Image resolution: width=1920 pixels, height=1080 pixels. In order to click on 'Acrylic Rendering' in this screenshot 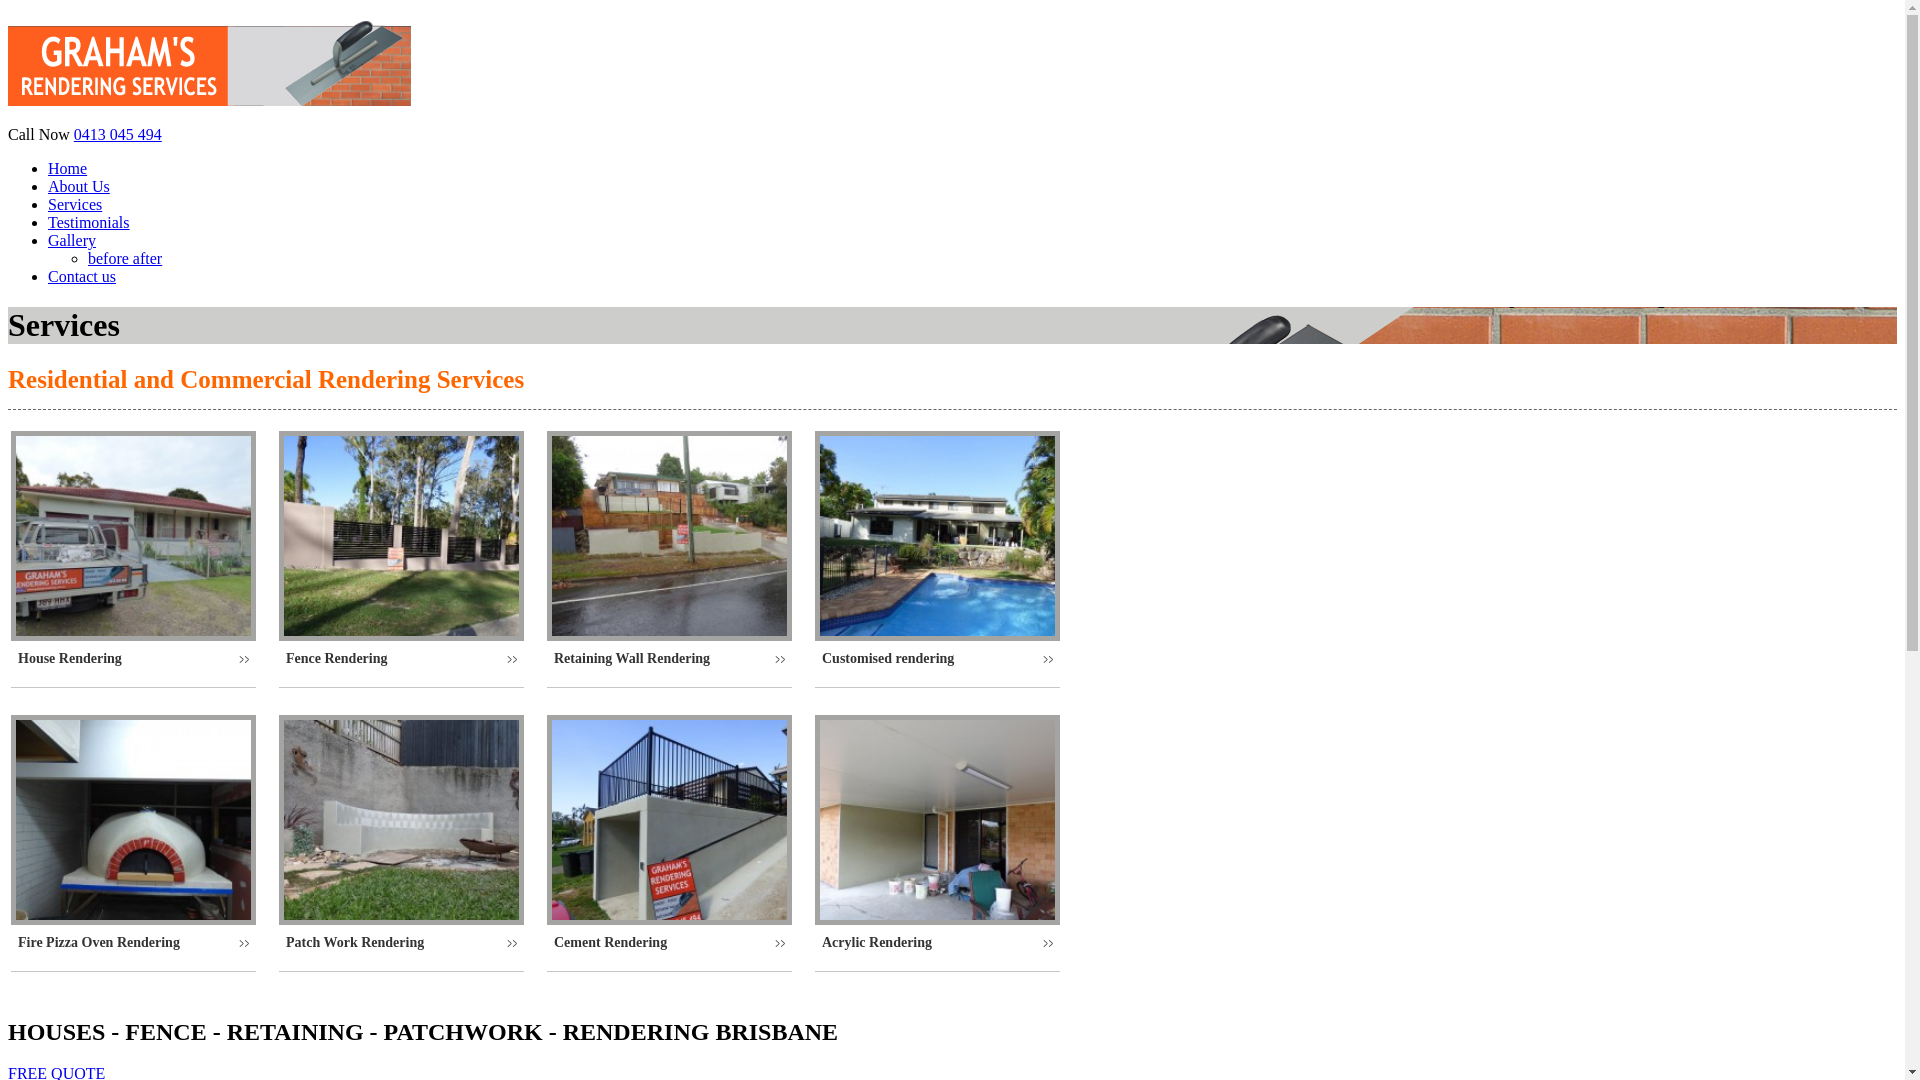, I will do `click(936, 942)`.